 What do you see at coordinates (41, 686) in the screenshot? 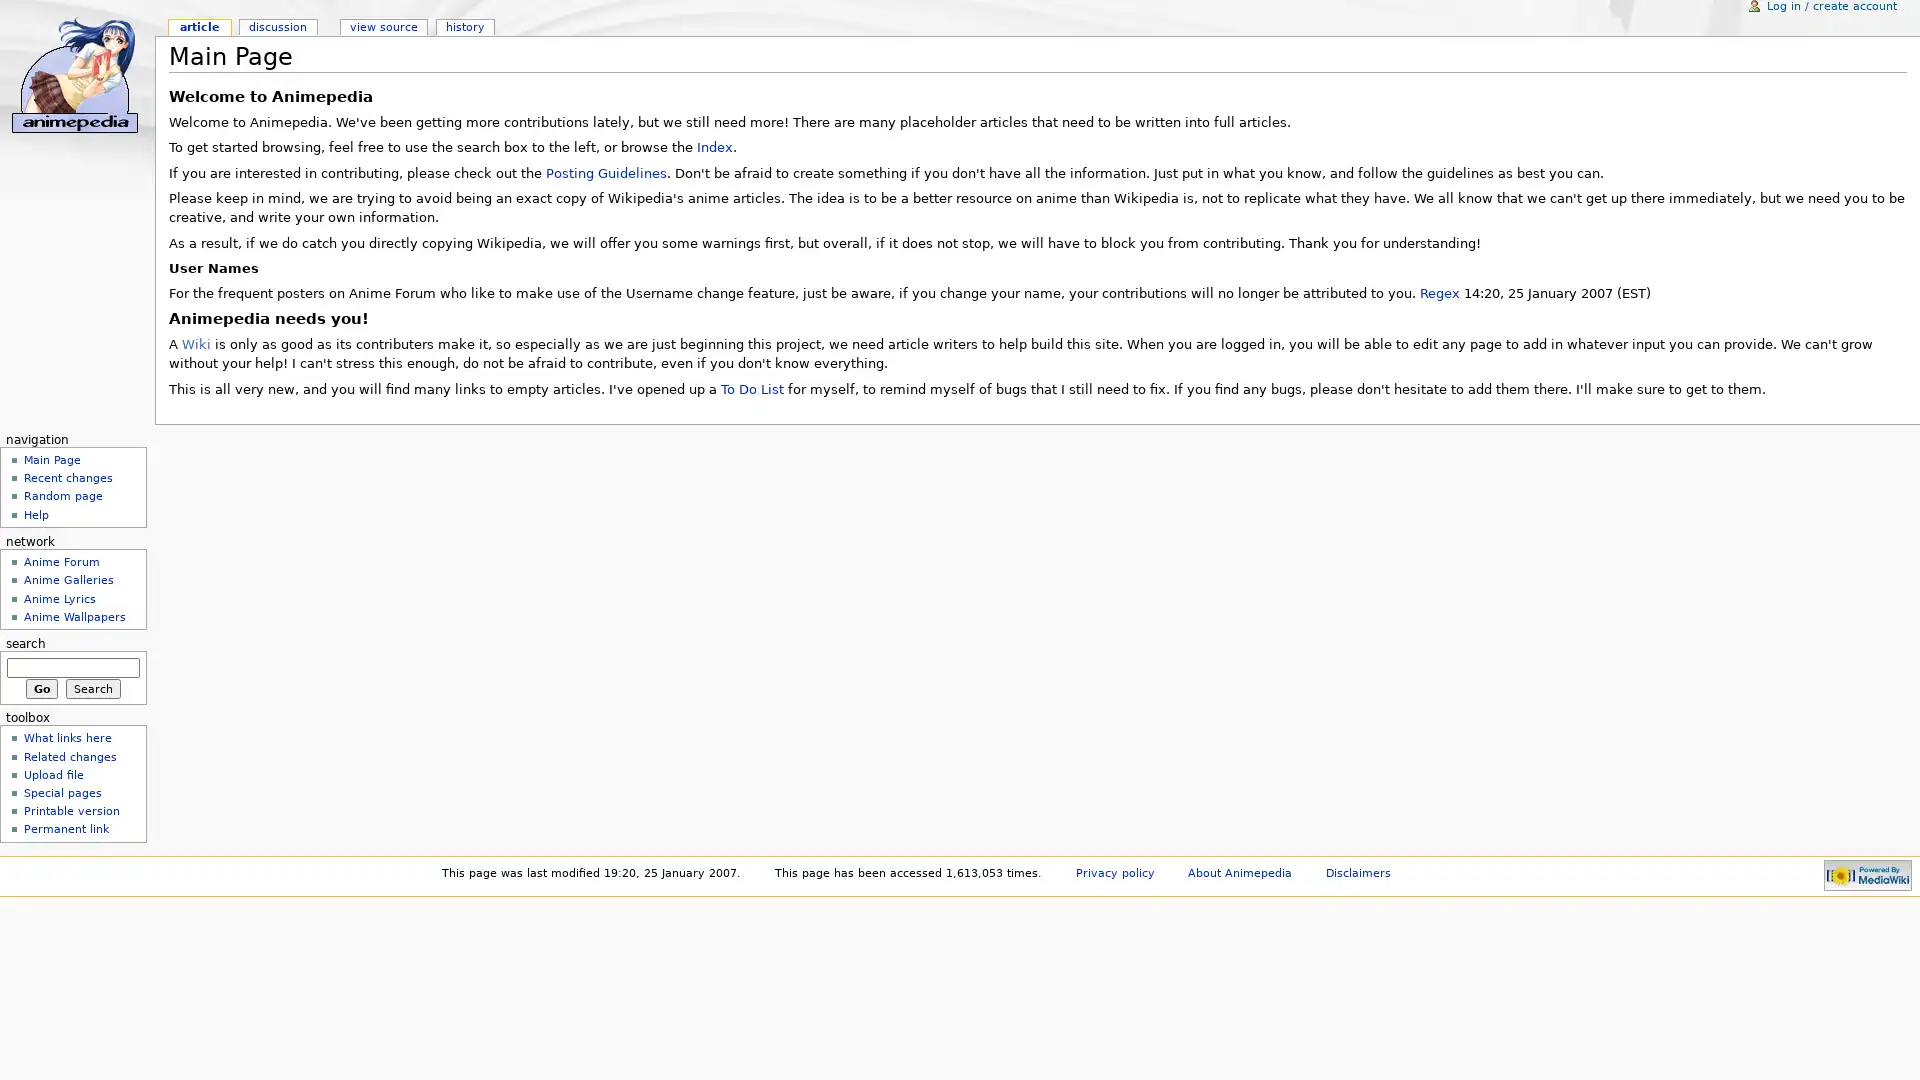
I see `Go` at bounding box center [41, 686].